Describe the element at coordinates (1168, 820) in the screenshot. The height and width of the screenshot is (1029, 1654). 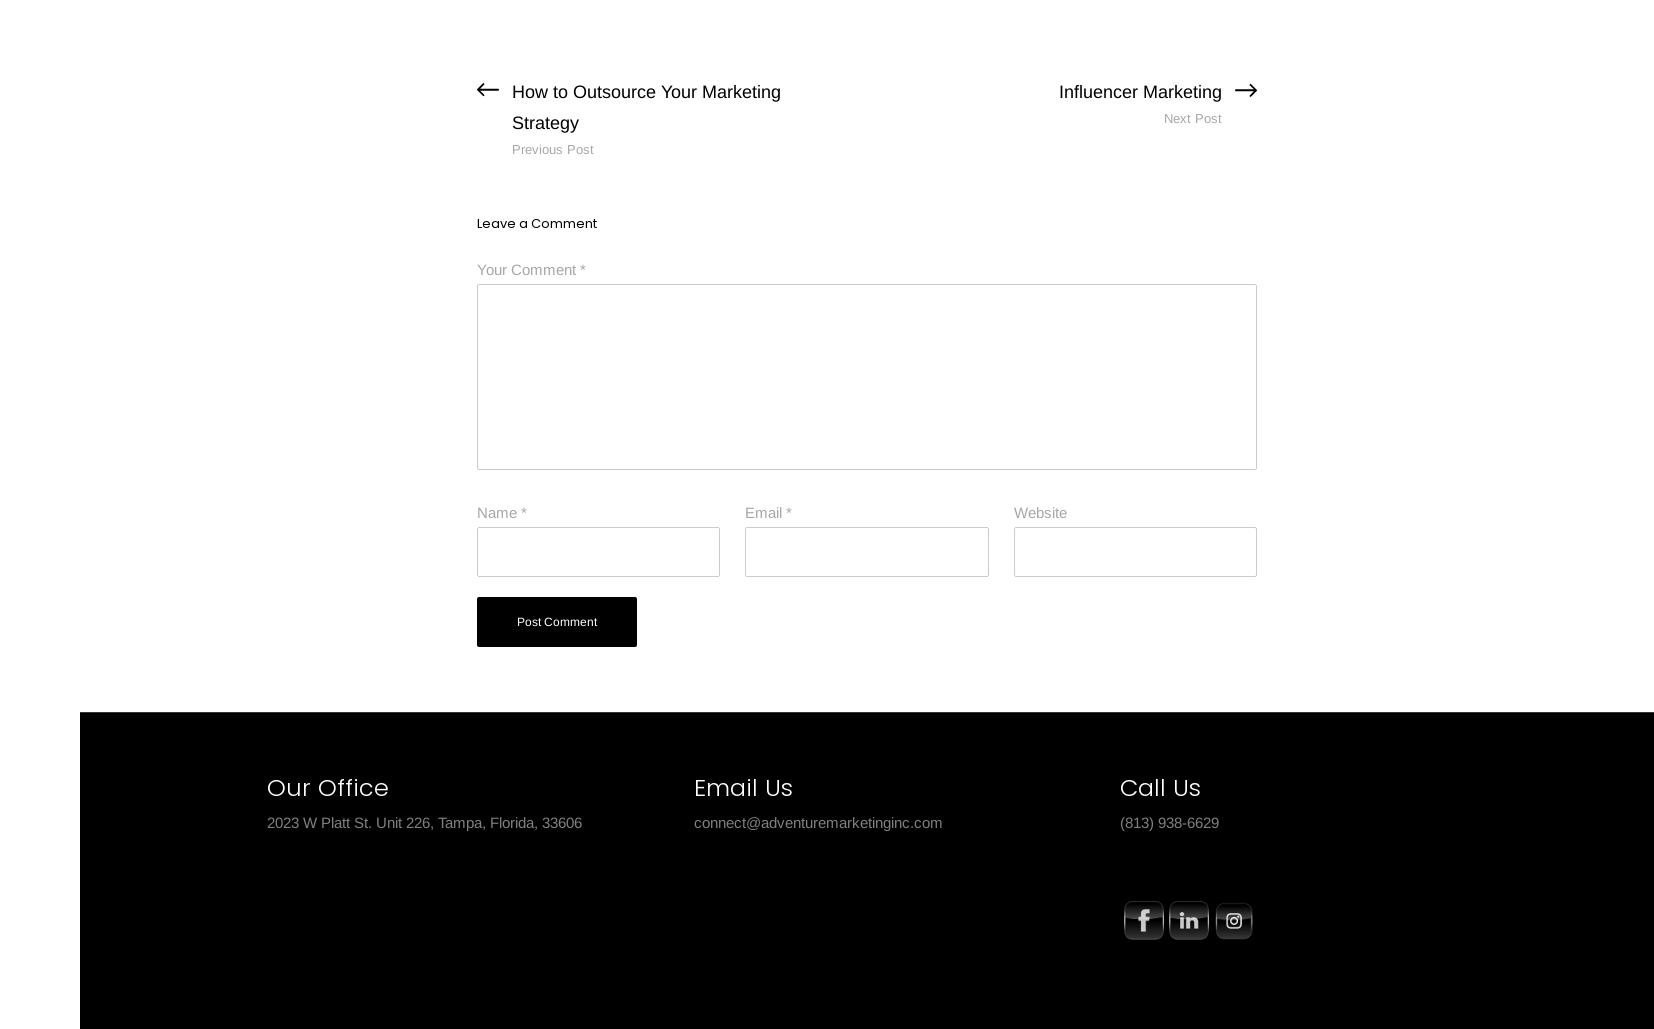
I see `'(813) 938-6629'` at that location.